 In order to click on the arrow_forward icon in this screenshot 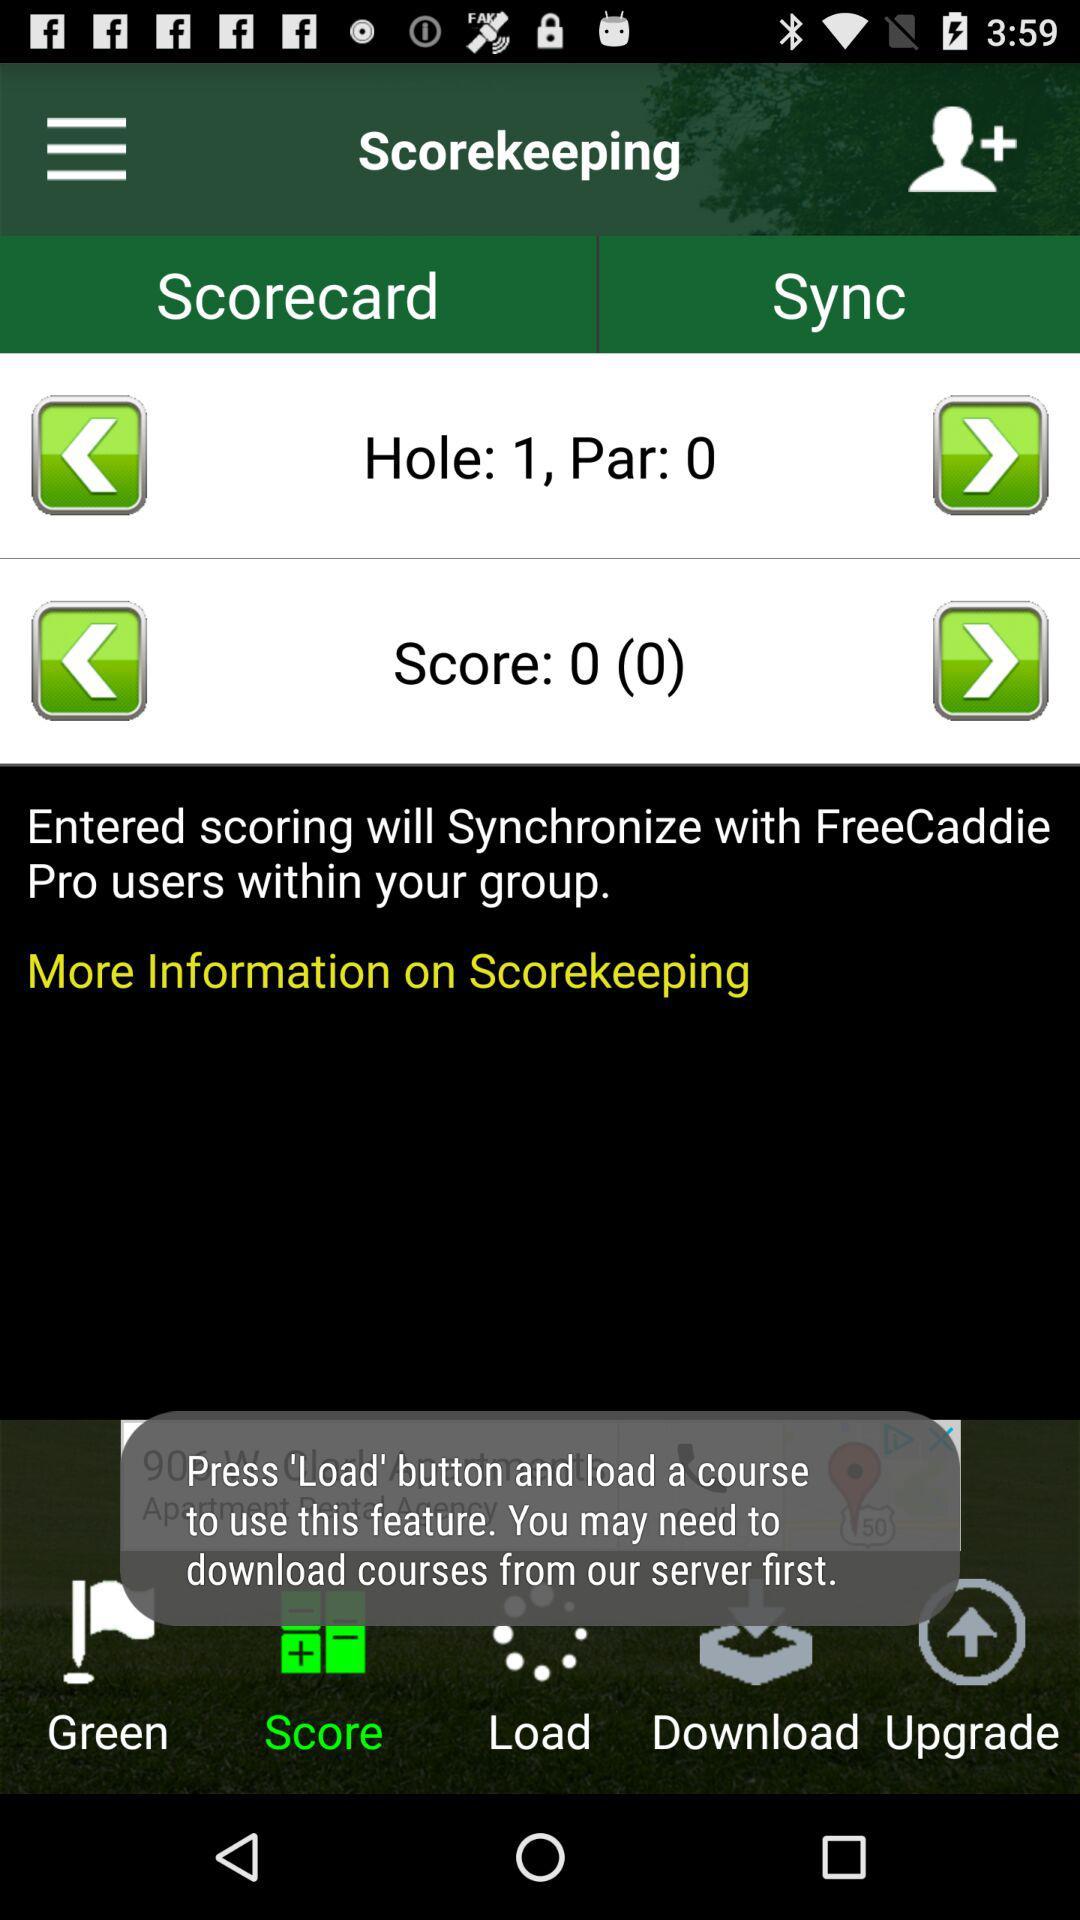, I will do `click(990, 707)`.